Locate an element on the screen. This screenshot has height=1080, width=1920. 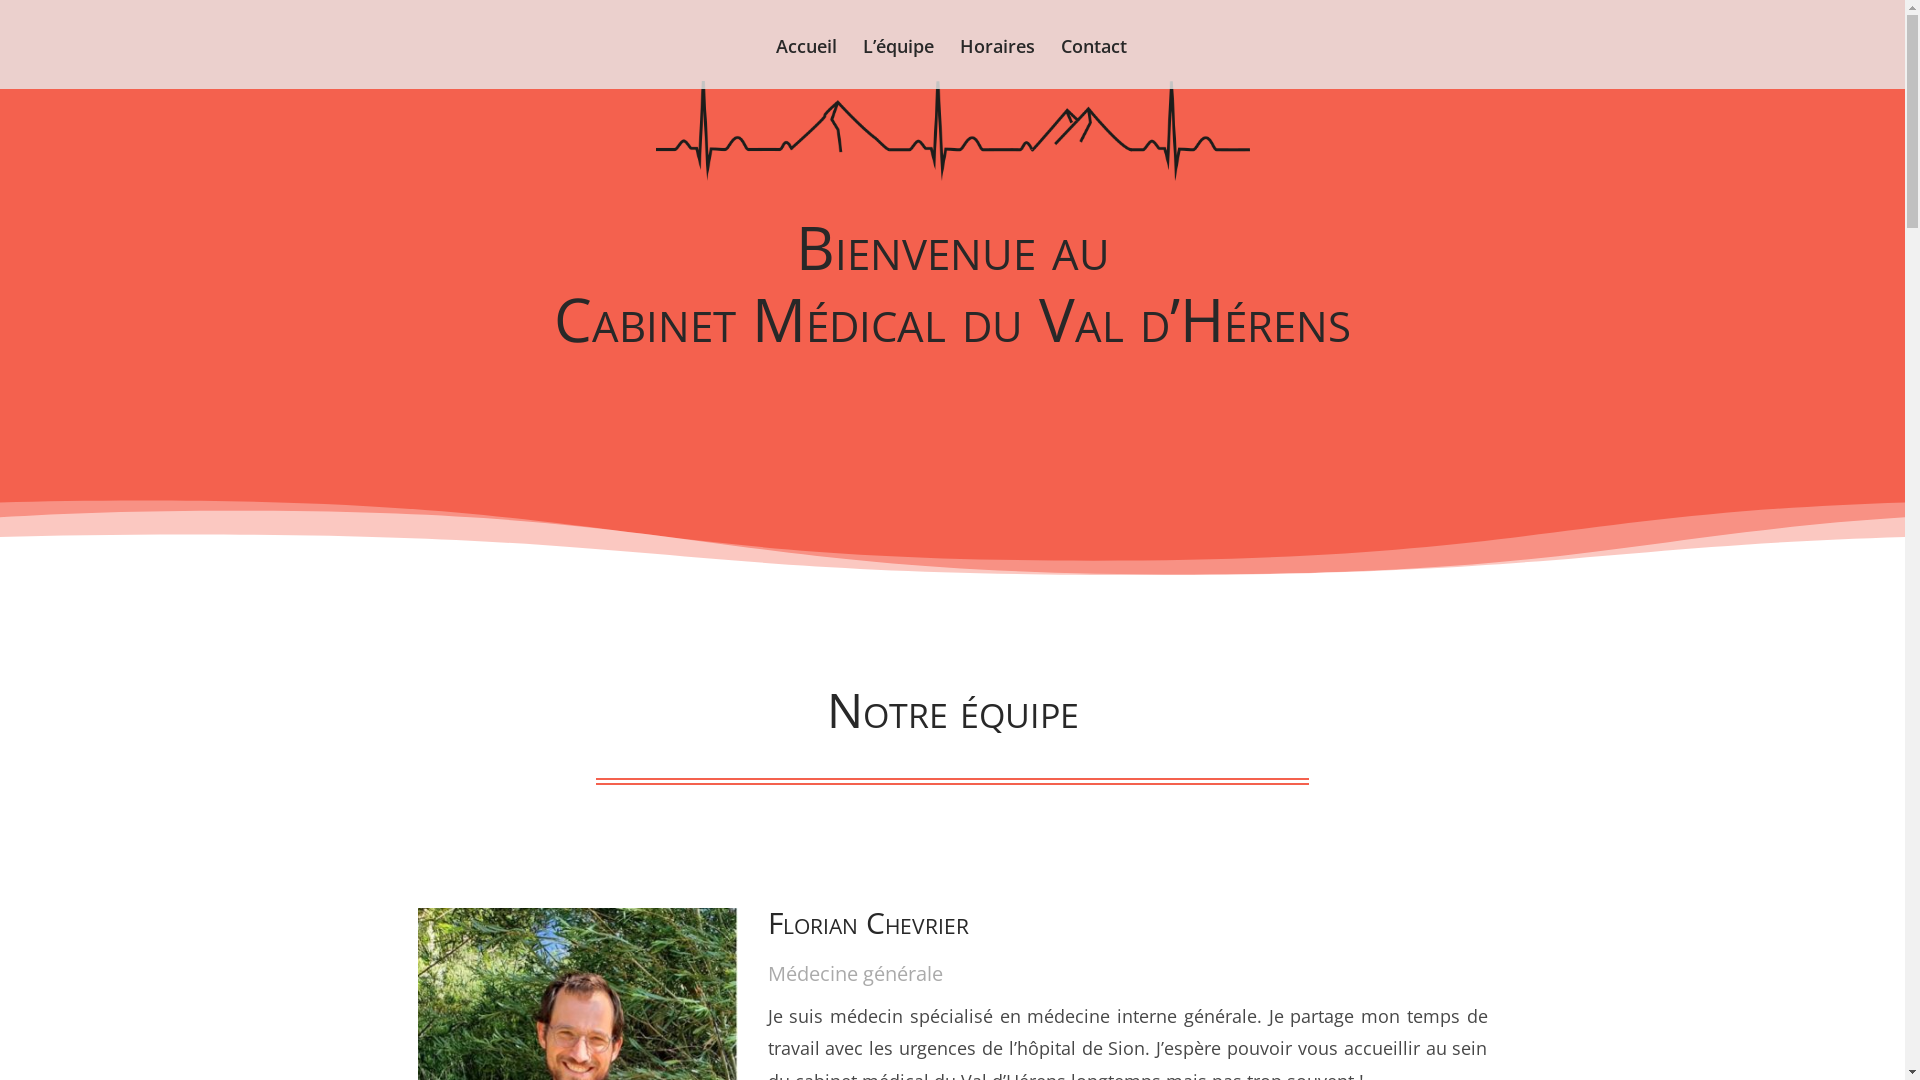
'Contact' is located at coordinates (1093, 63).